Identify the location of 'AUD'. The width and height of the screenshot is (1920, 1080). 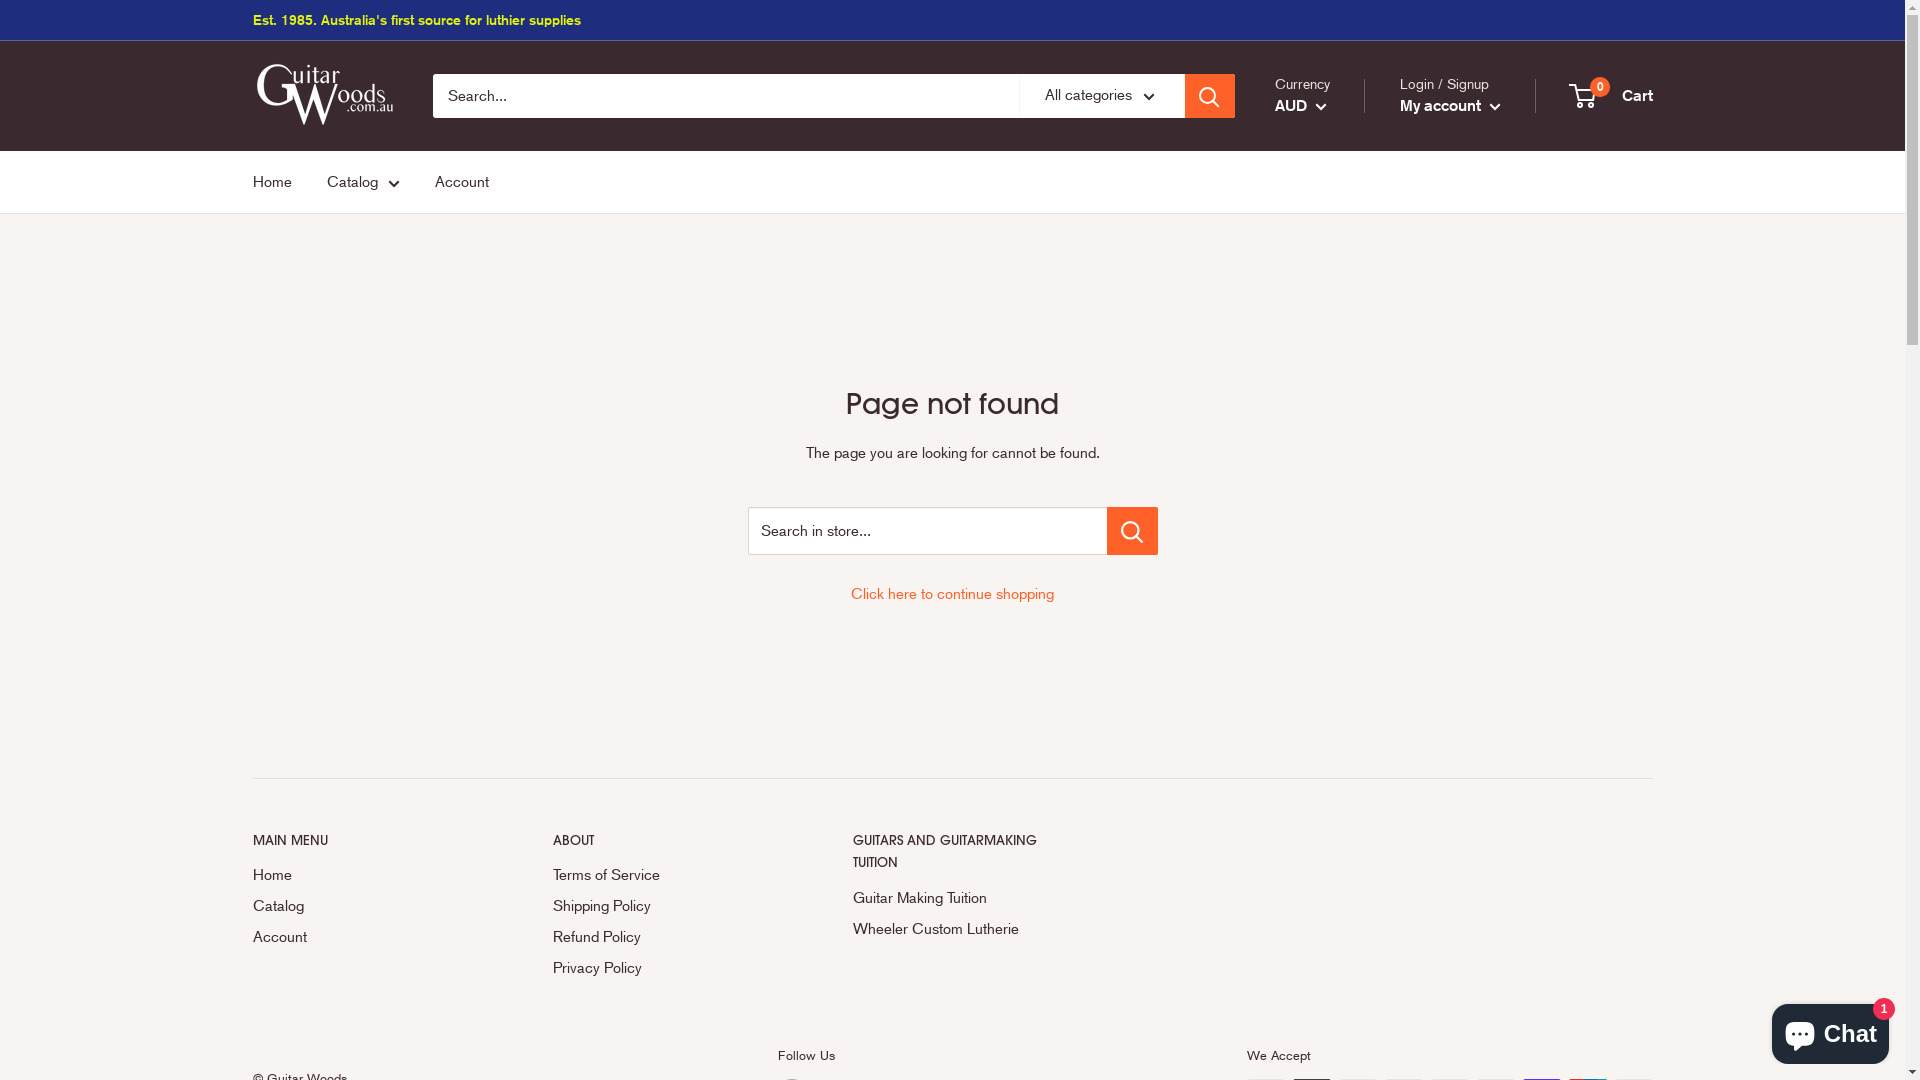
(1300, 105).